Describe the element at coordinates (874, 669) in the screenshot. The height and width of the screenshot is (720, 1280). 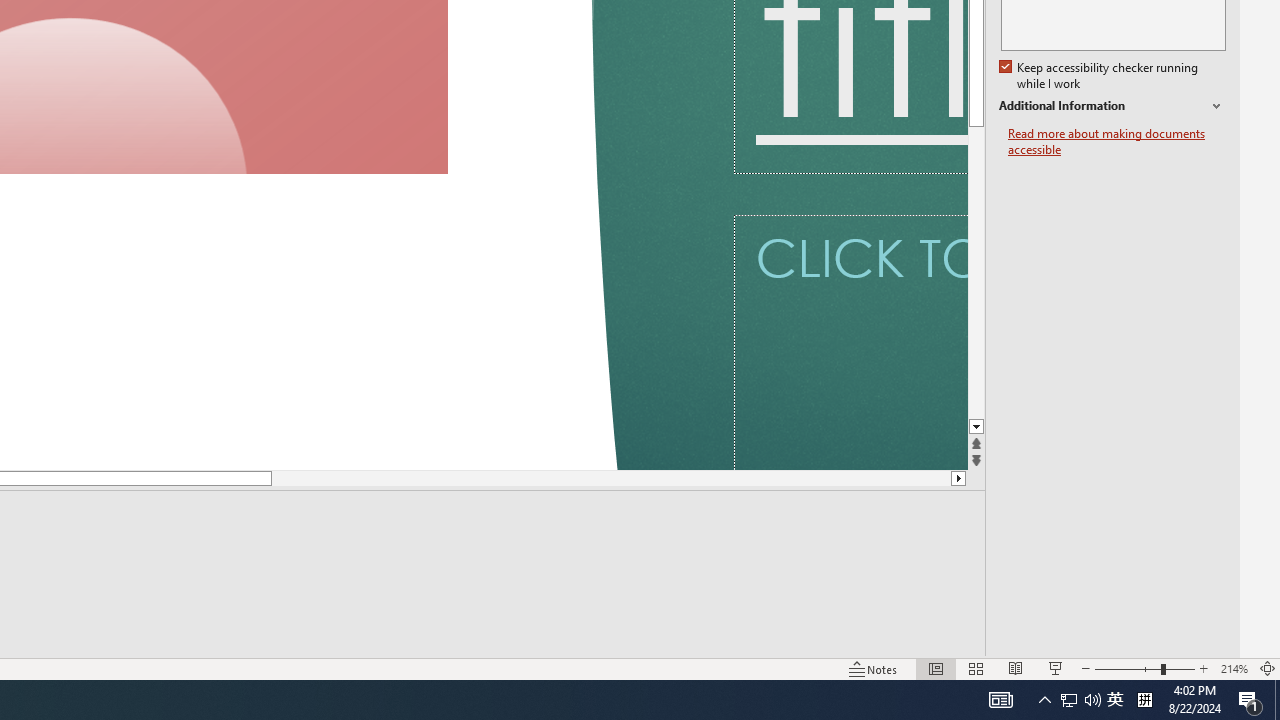
I see `'Notes '` at that location.